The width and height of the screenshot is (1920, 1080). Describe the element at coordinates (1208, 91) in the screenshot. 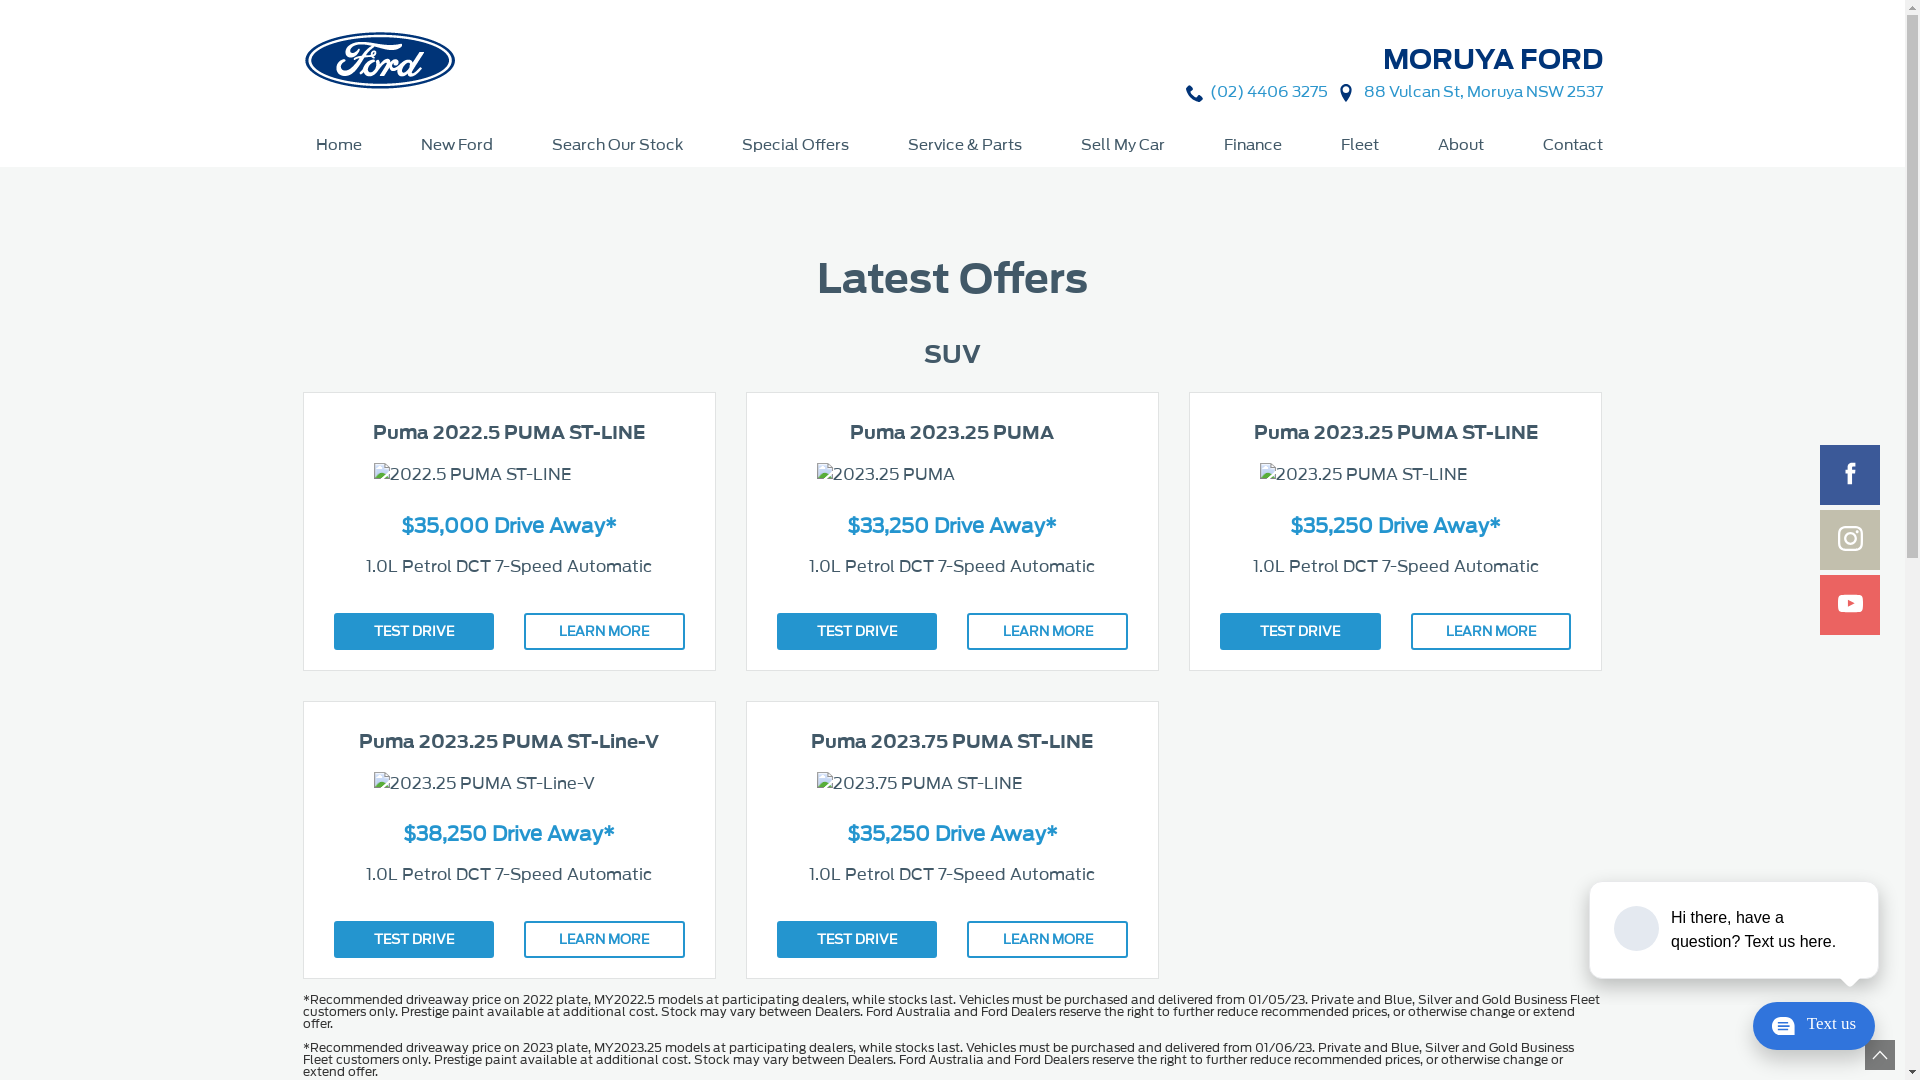

I see `'(02) 4406 3275'` at that location.